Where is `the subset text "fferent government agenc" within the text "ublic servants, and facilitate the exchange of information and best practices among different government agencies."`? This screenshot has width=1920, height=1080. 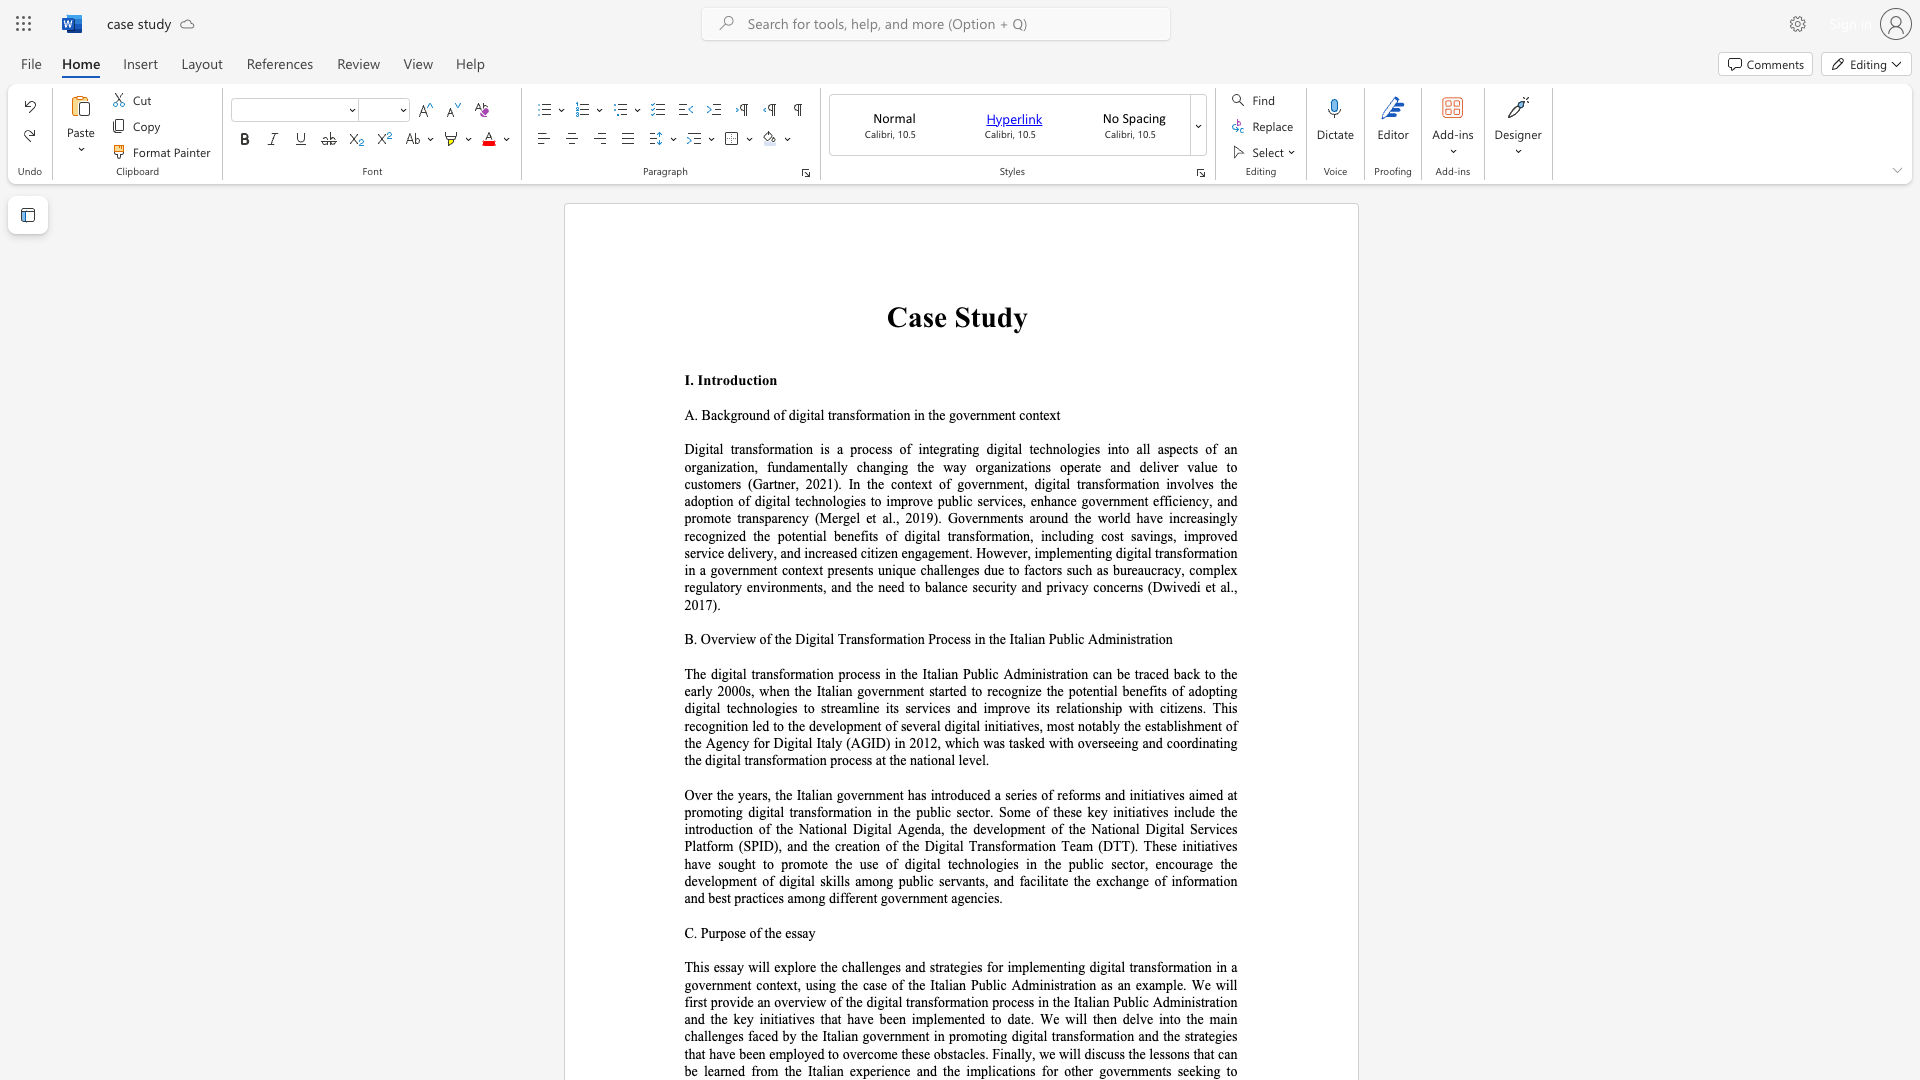 the subset text "fferent government agenc" within the text "ublic servants, and facilitate the exchange of information and best practices among different government agencies." is located at coordinates (840, 897).